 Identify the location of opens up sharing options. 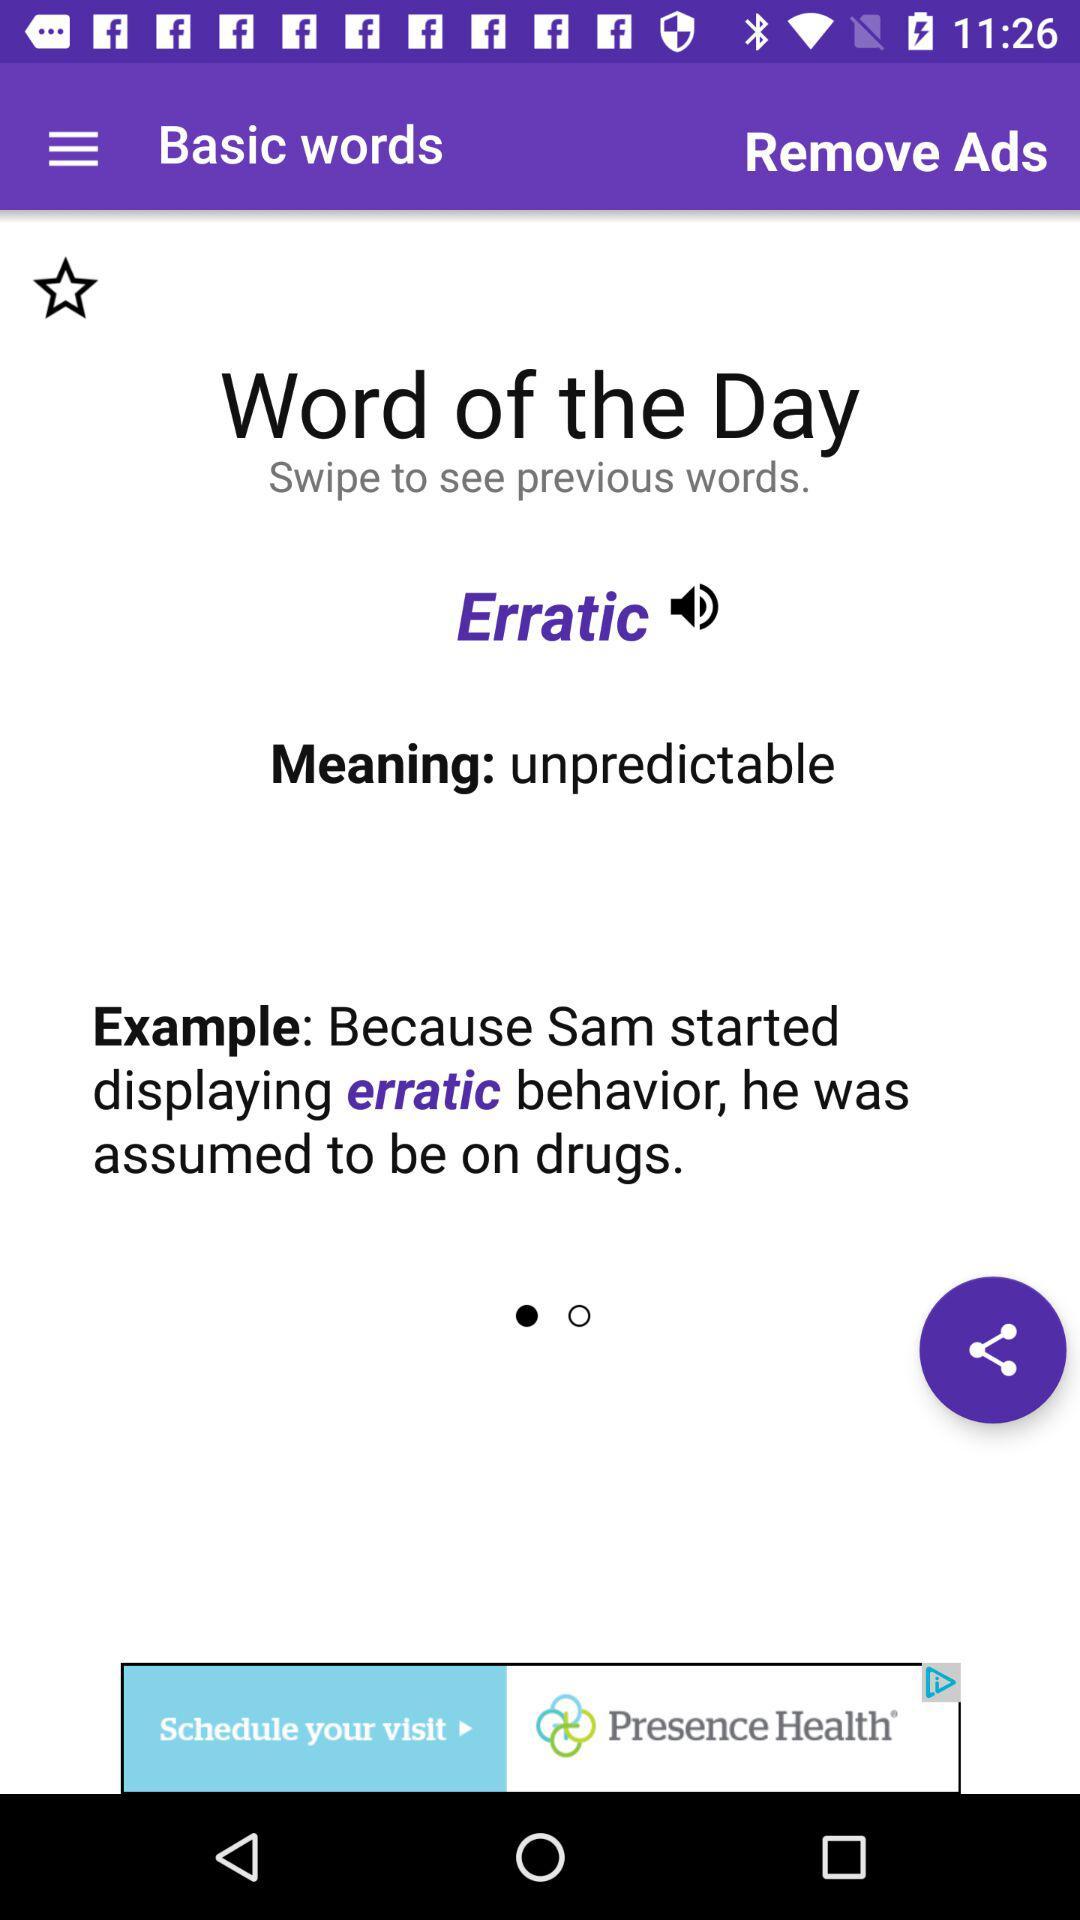
(992, 1349).